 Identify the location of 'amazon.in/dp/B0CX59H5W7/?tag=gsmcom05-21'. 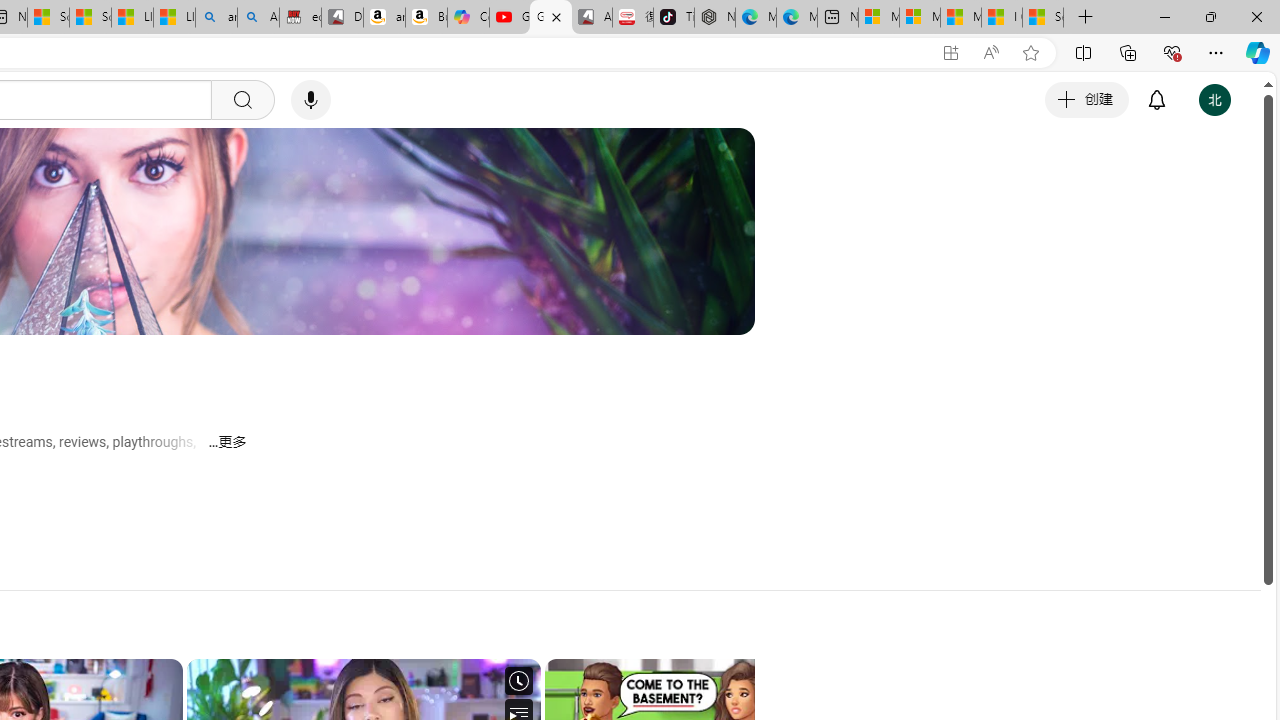
(384, 17).